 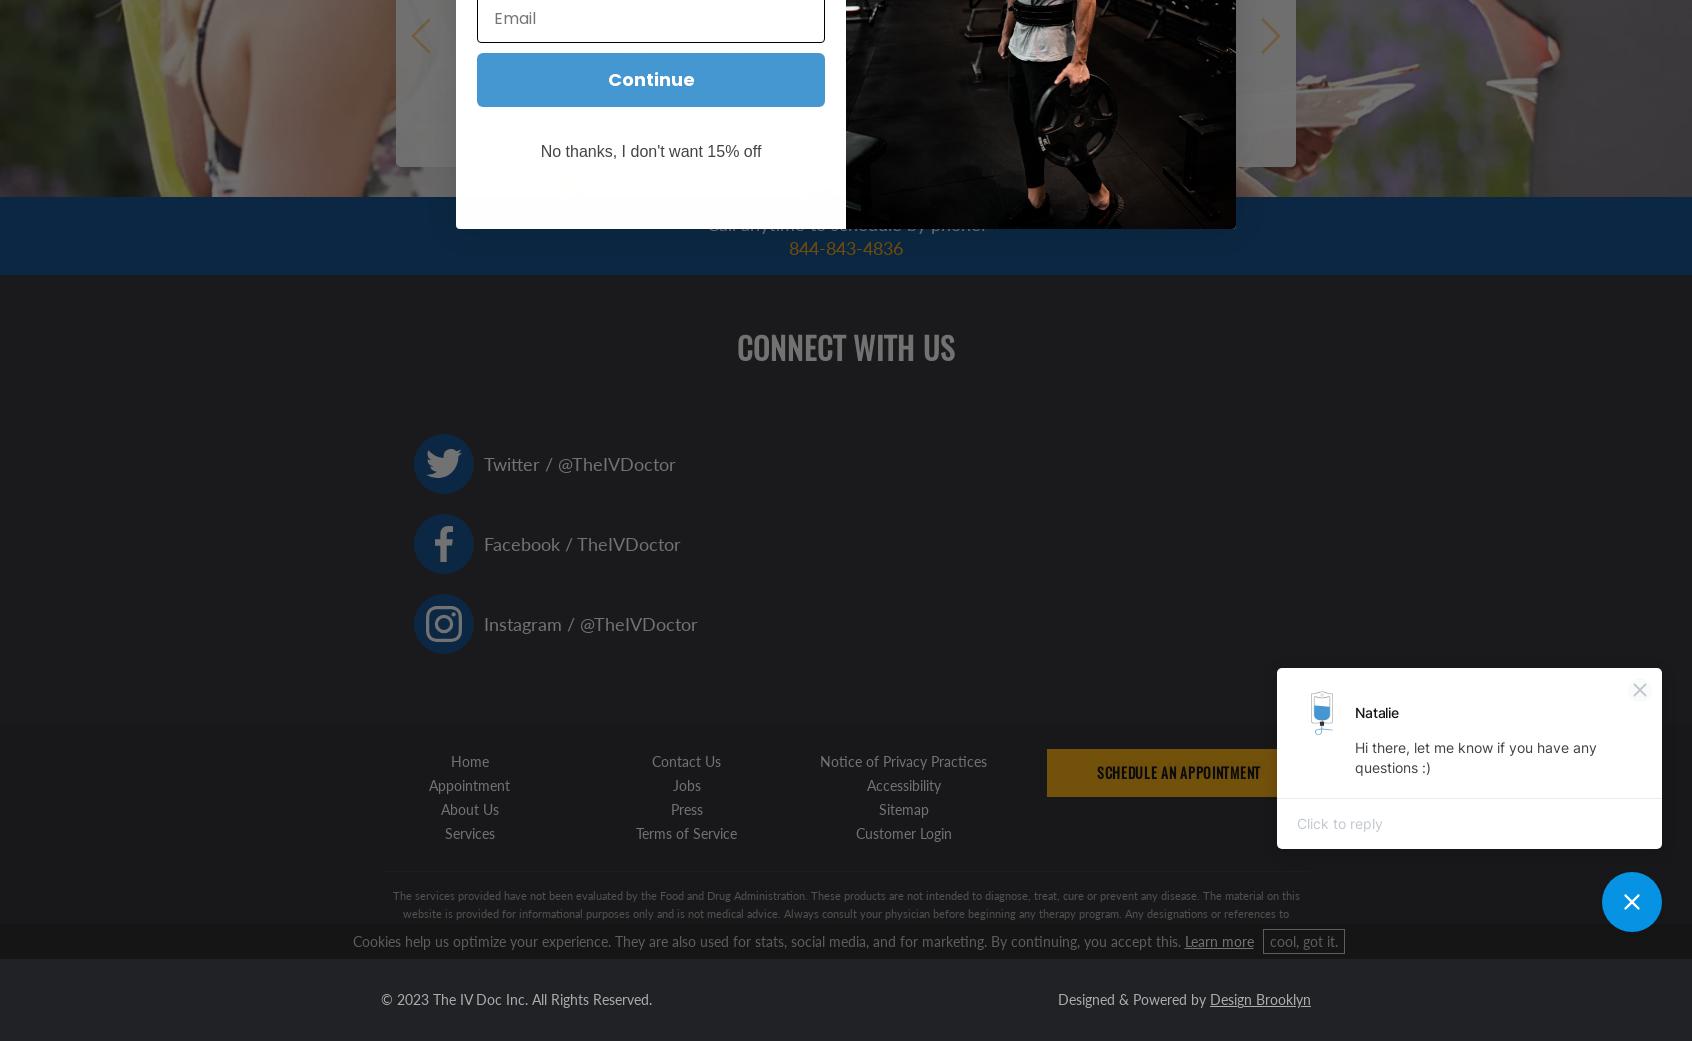 What do you see at coordinates (686, 760) in the screenshot?
I see `'Contact Us'` at bounding box center [686, 760].